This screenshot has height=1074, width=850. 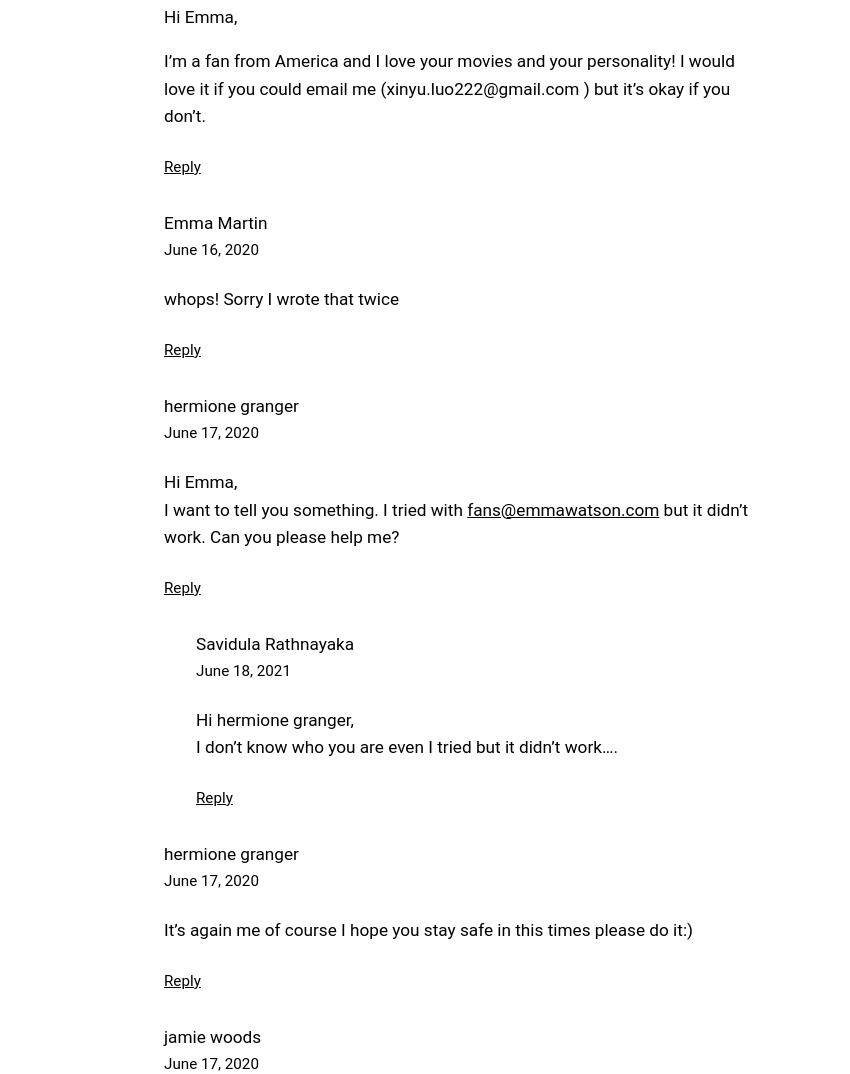 What do you see at coordinates (195, 643) in the screenshot?
I see `'Savidula Rathnayaka'` at bounding box center [195, 643].